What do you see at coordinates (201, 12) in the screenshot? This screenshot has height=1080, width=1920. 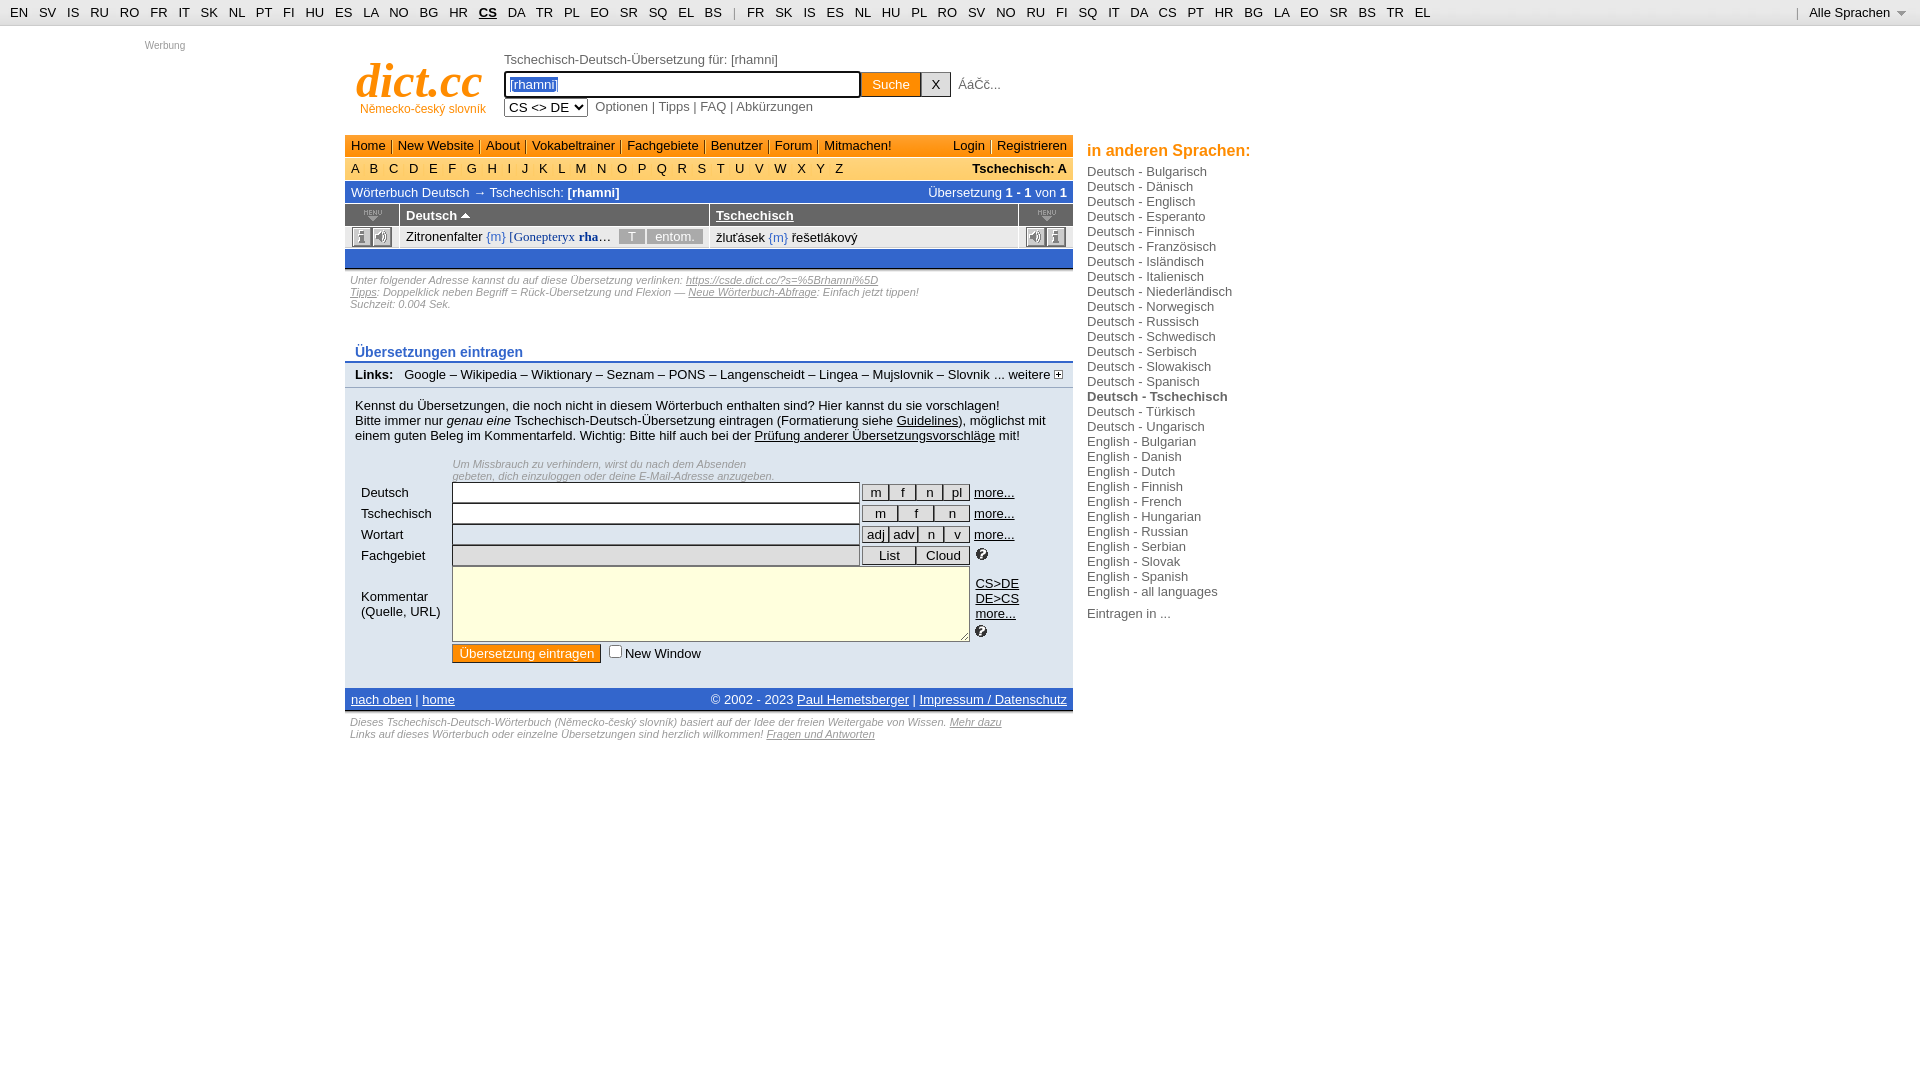 I see `'SK'` at bounding box center [201, 12].